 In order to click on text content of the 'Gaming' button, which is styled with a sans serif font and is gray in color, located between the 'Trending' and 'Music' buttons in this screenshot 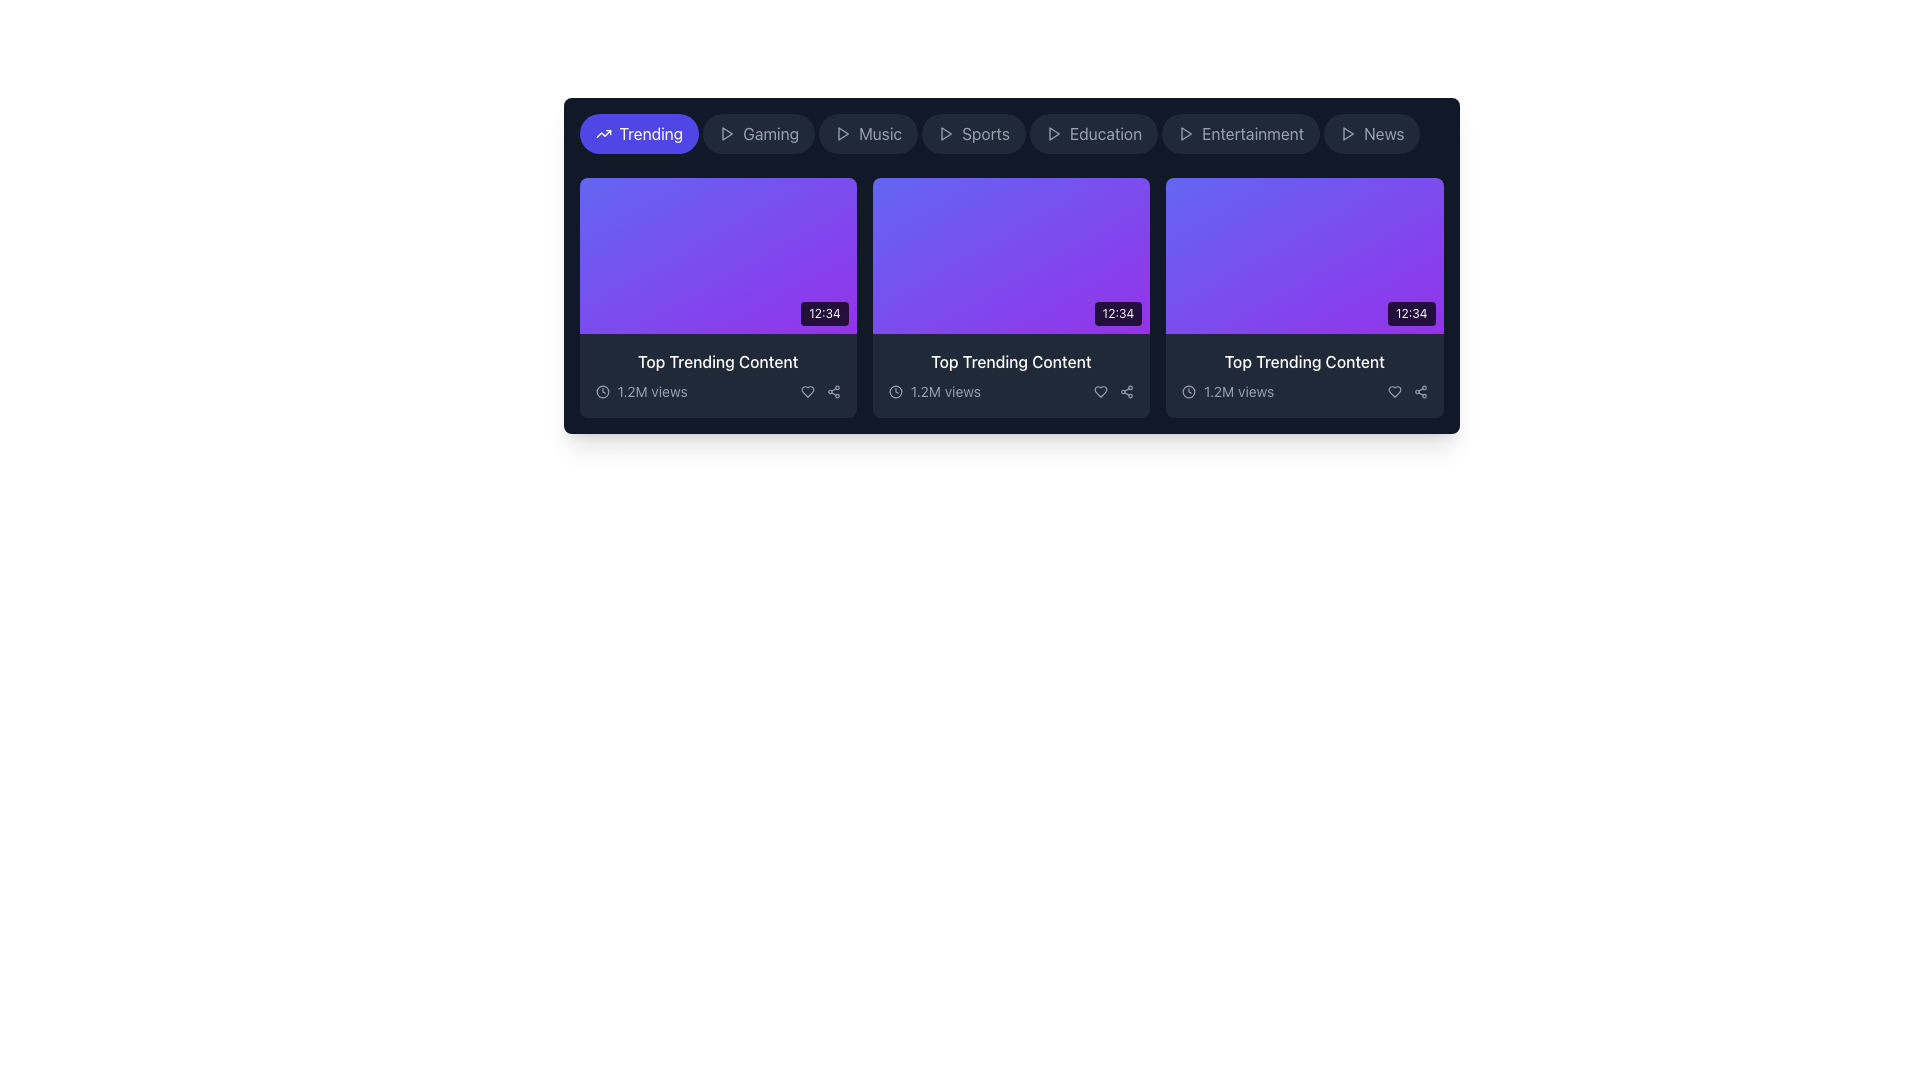, I will do `click(770, 134)`.